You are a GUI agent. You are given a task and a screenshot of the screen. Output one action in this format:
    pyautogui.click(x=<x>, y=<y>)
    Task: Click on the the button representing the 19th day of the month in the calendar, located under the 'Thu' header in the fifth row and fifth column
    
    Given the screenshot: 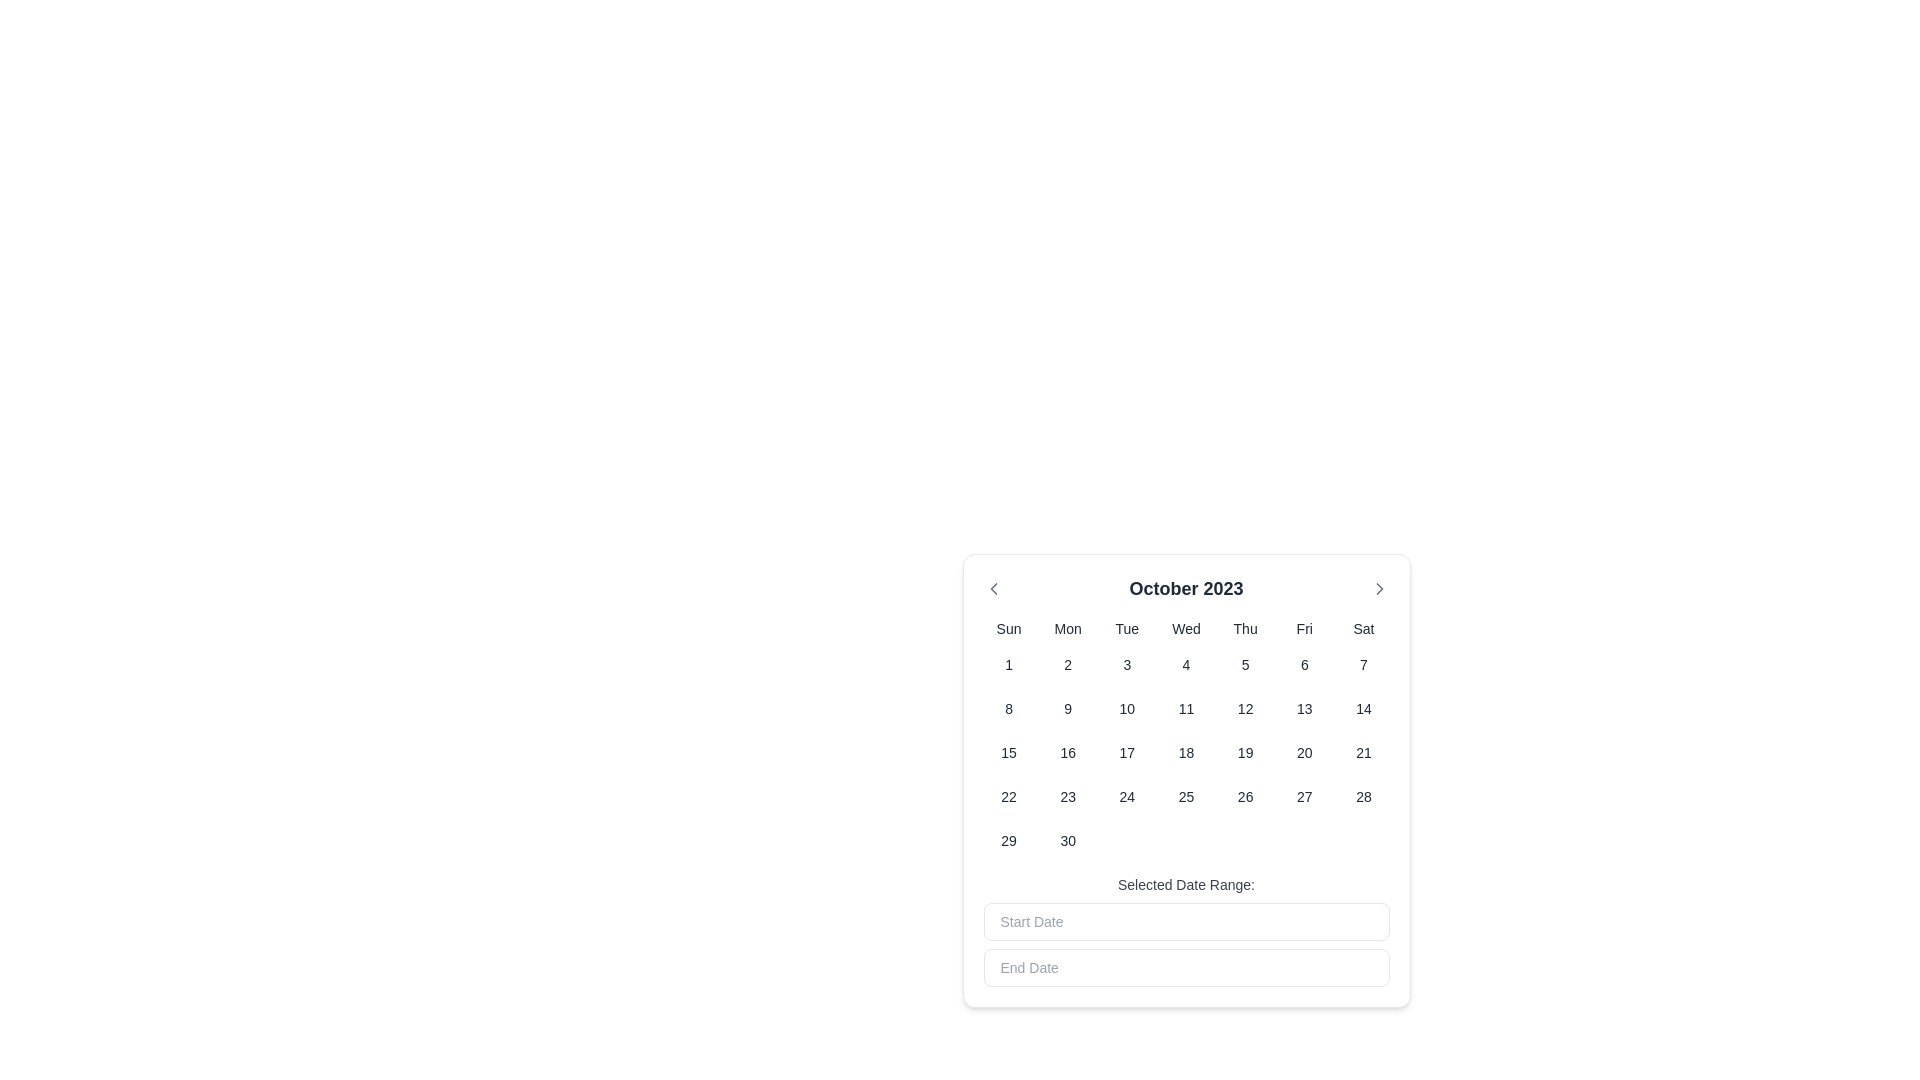 What is the action you would take?
    pyautogui.click(x=1244, y=752)
    